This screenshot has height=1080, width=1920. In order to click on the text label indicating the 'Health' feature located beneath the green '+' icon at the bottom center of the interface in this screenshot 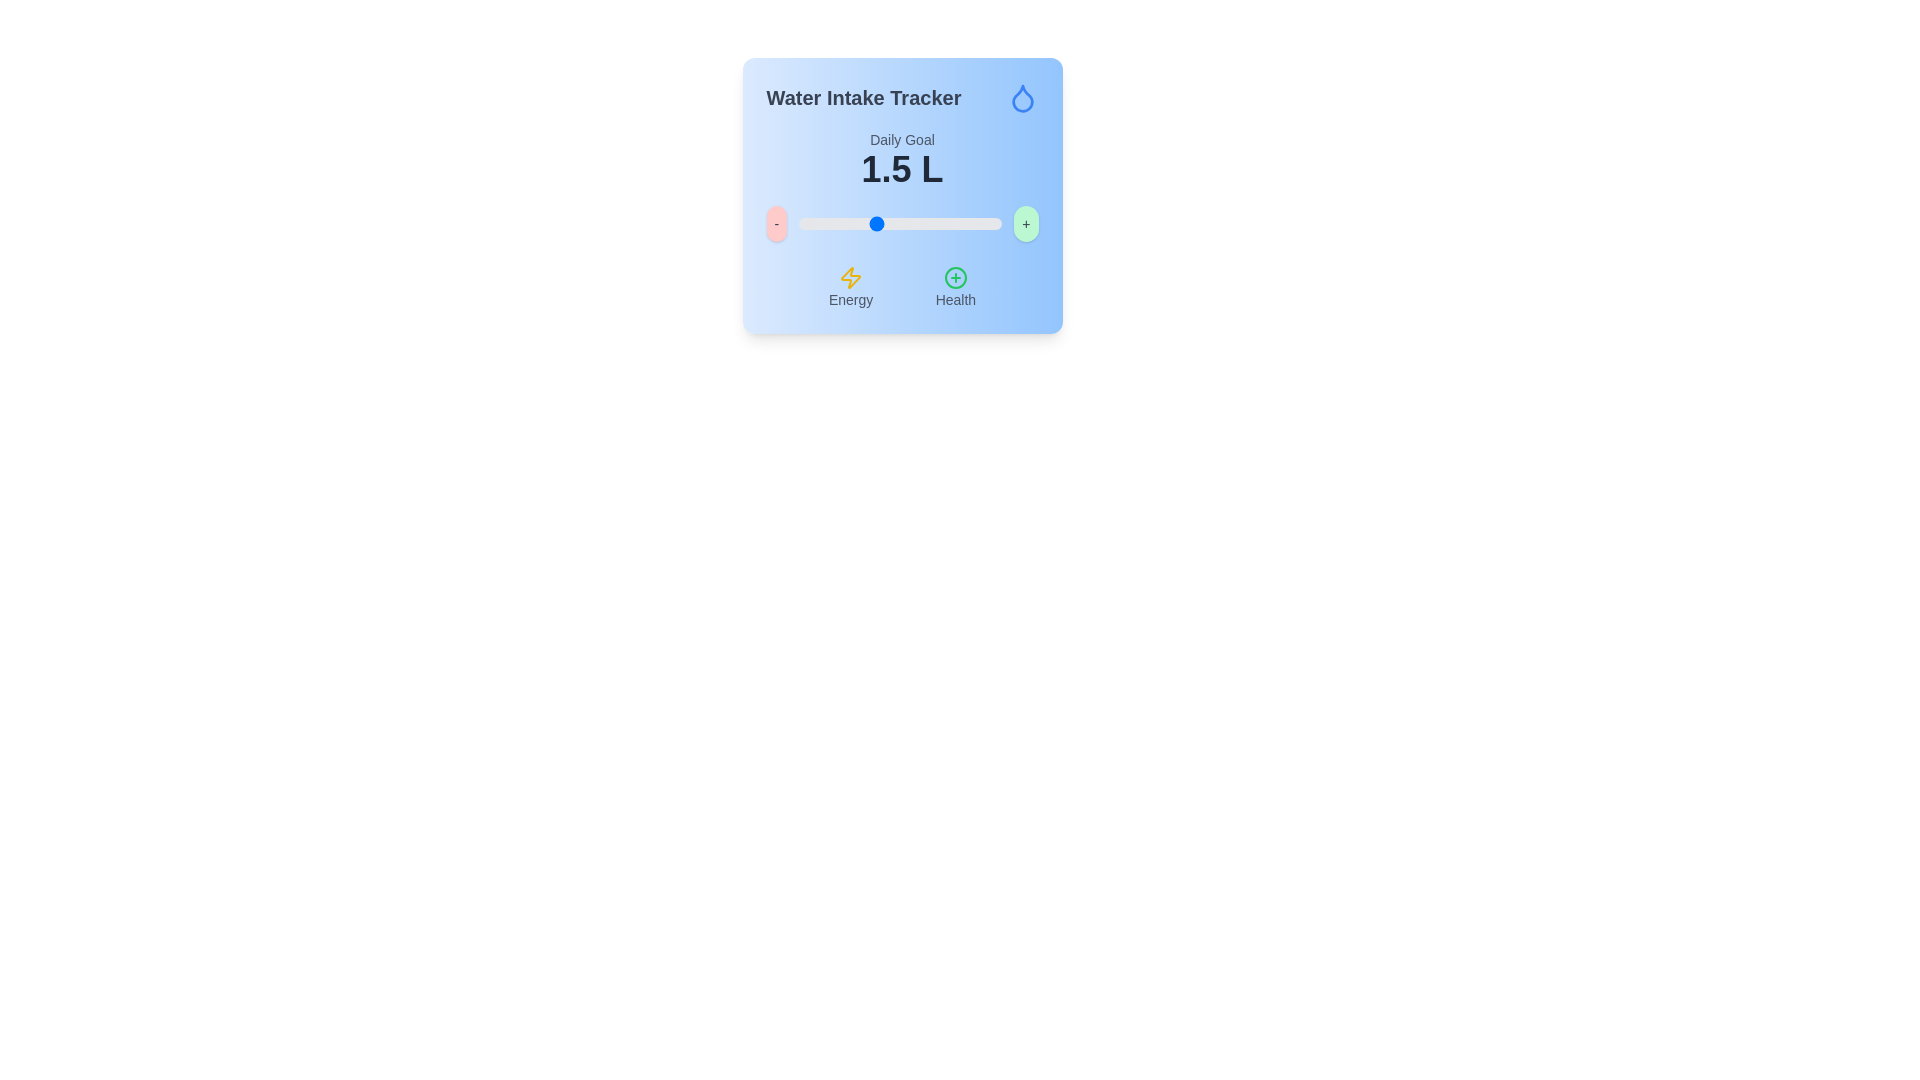, I will do `click(954, 300)`.